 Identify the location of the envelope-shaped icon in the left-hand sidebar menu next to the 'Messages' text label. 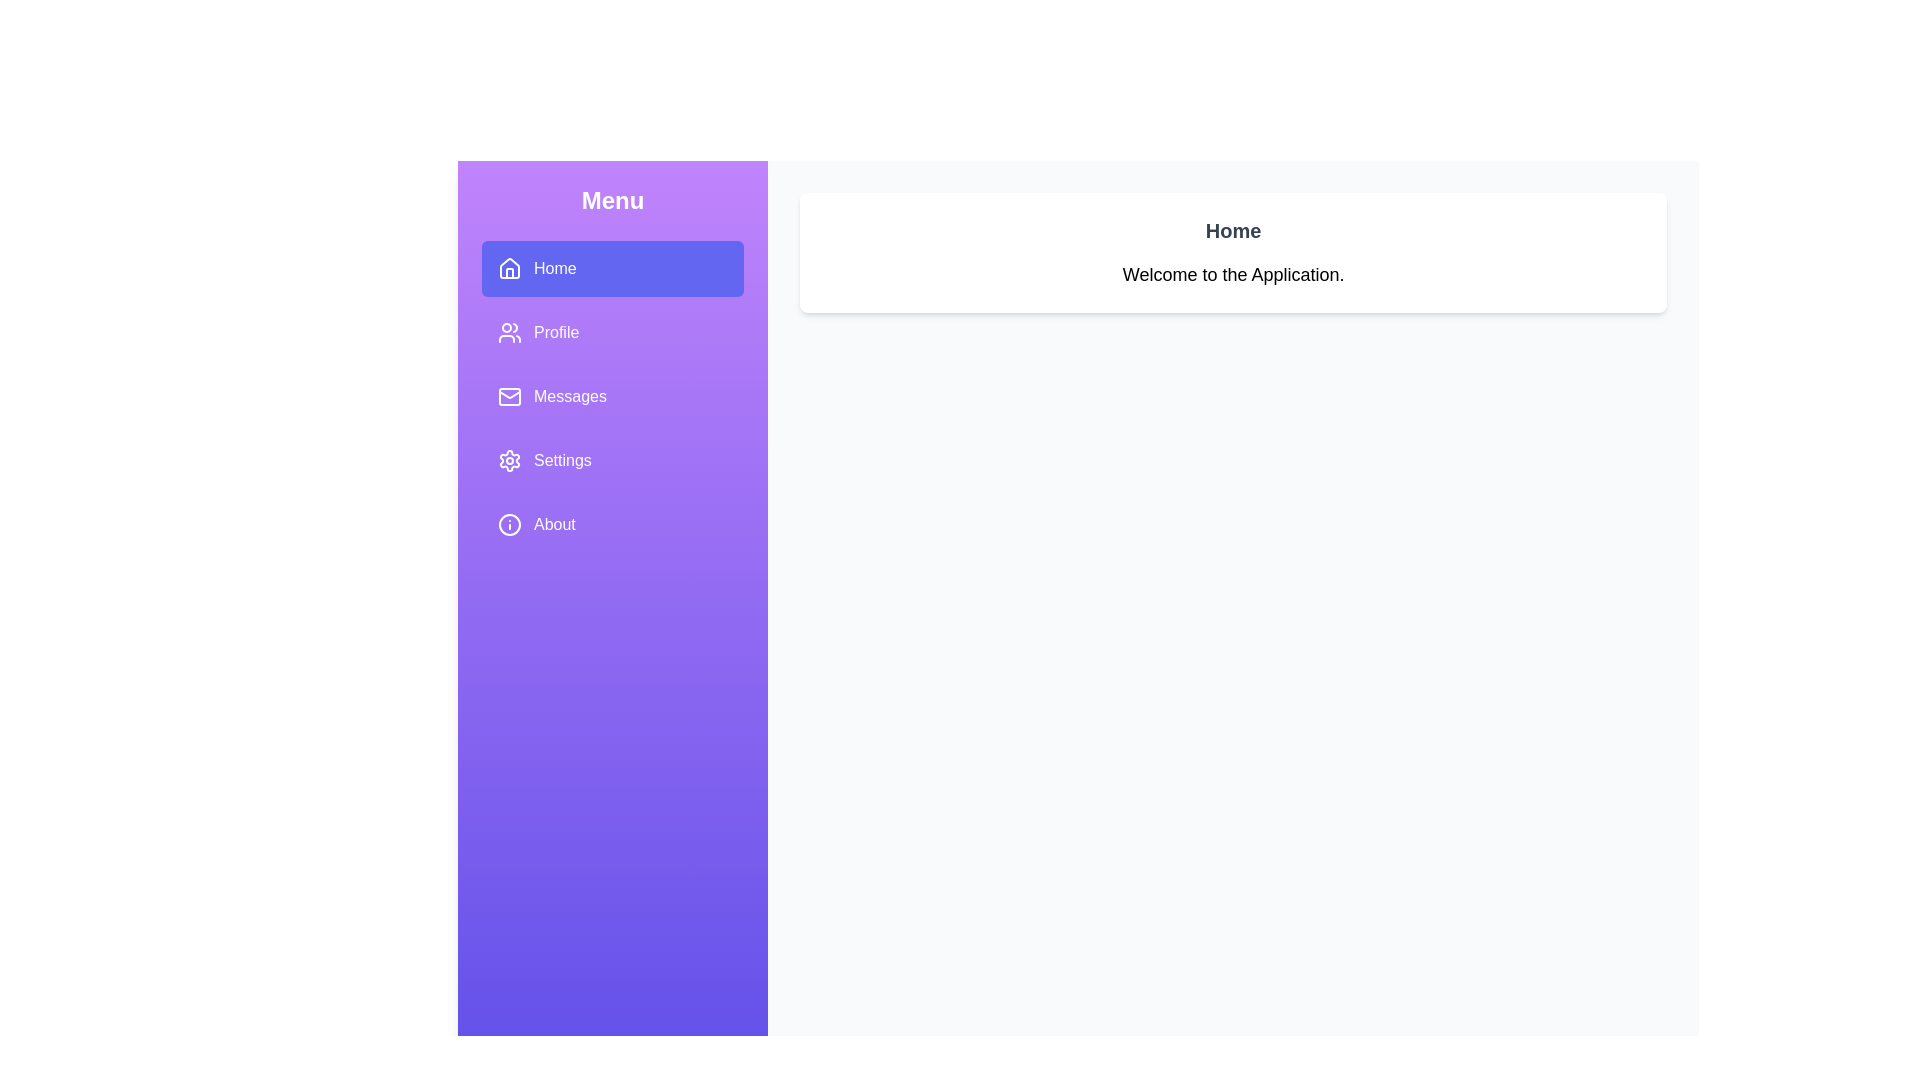
(509, 397).